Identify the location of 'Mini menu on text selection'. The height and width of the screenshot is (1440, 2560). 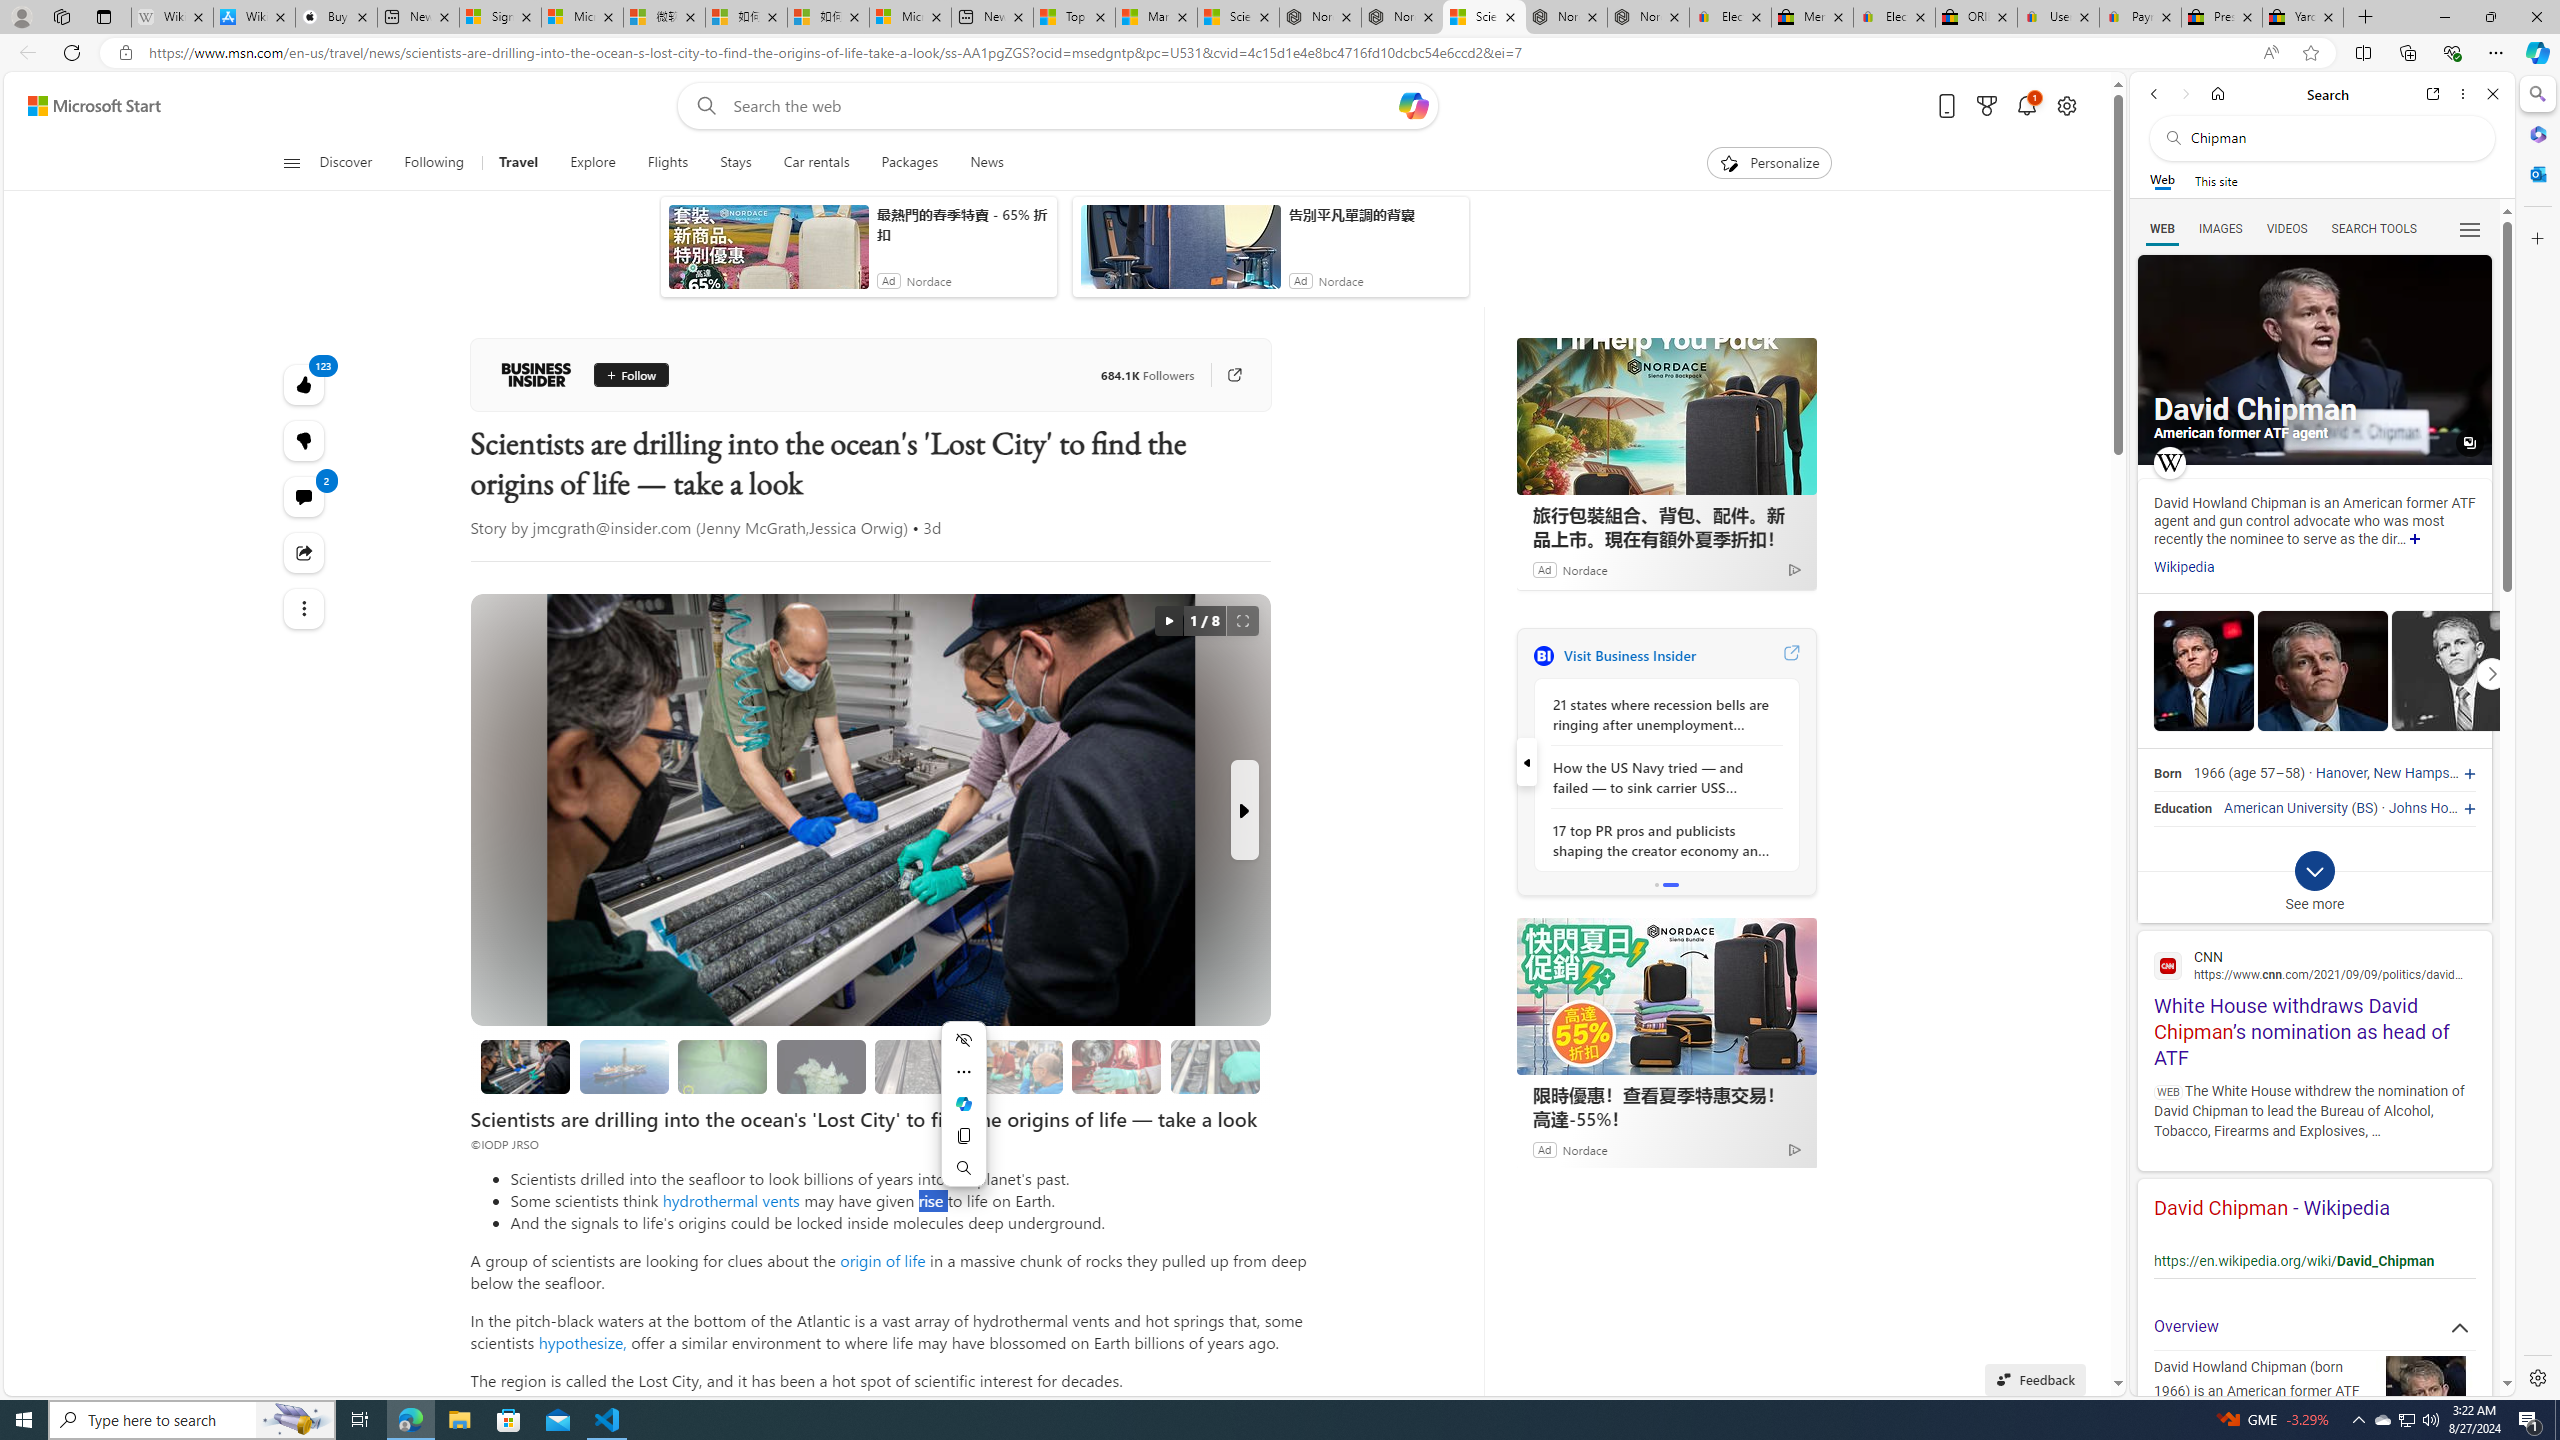
(962, 1103).